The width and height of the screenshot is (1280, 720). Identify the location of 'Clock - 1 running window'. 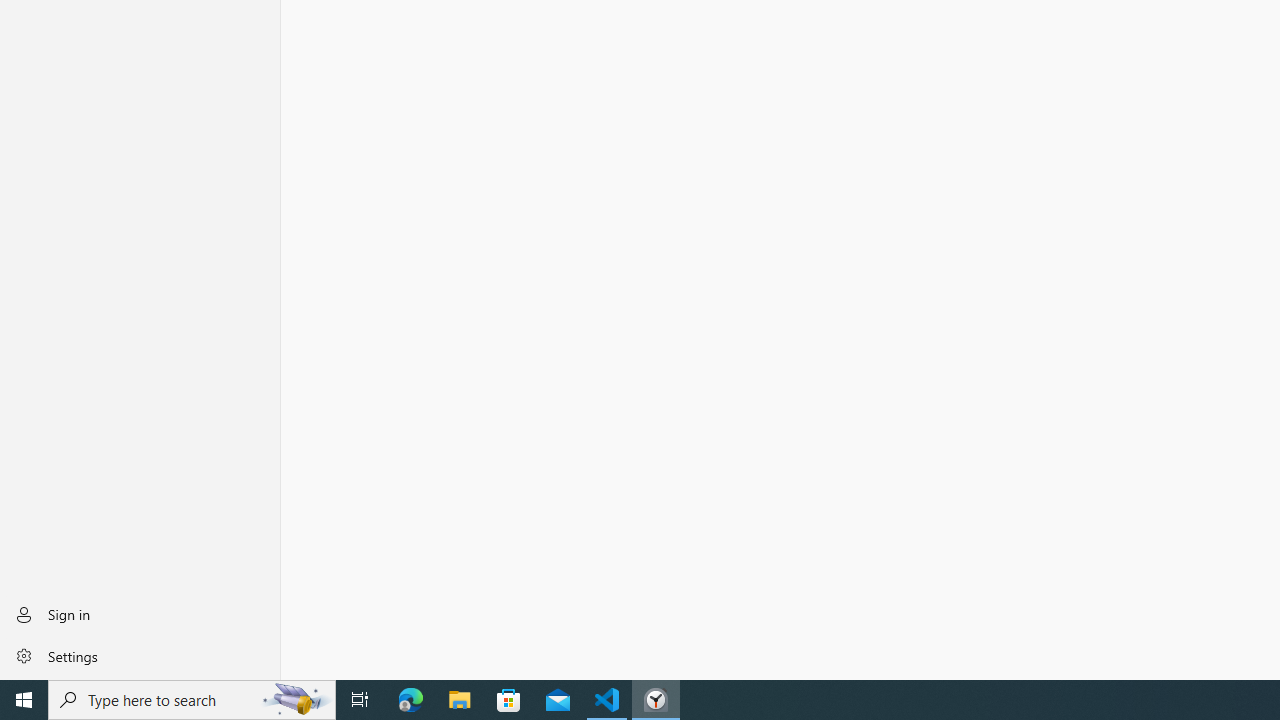
(656, 698).